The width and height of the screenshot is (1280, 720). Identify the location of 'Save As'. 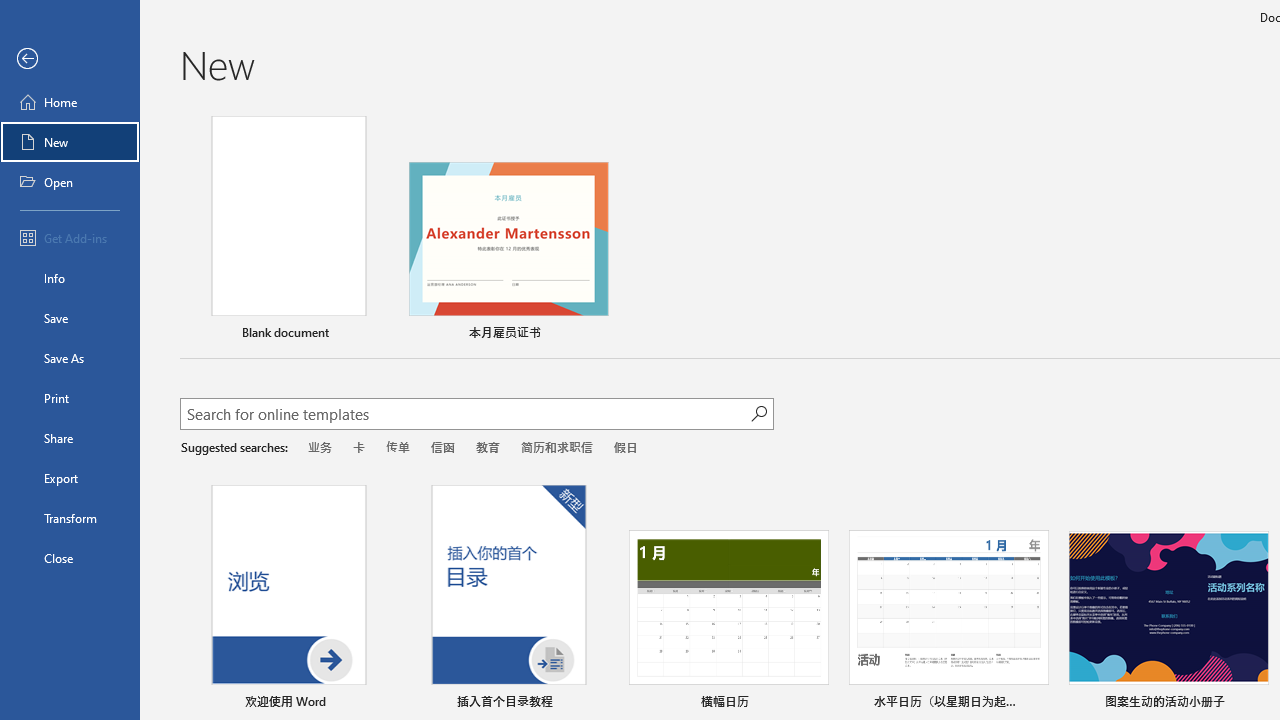
(69, 356).